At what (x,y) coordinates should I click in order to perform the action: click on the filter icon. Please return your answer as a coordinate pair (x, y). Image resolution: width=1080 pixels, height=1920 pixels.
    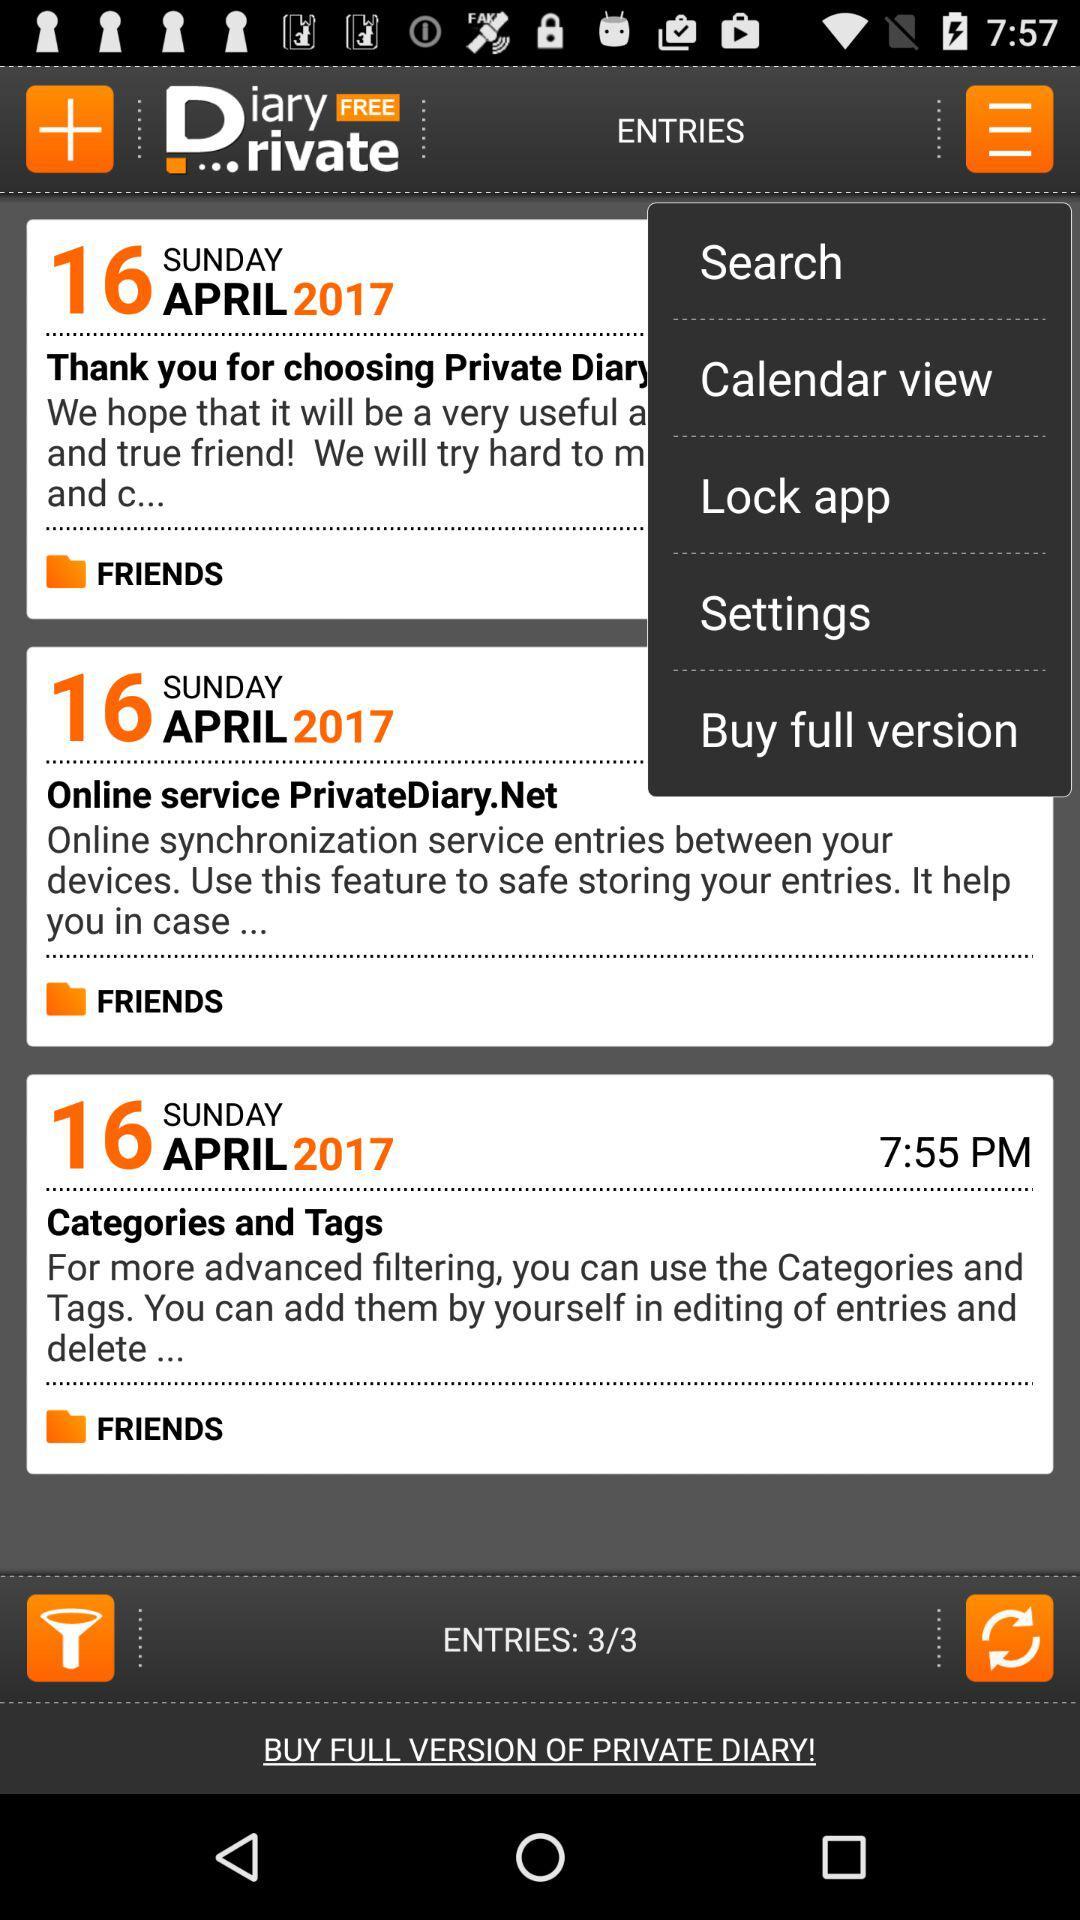
    Looking at the image, I should click on (69, 1752).